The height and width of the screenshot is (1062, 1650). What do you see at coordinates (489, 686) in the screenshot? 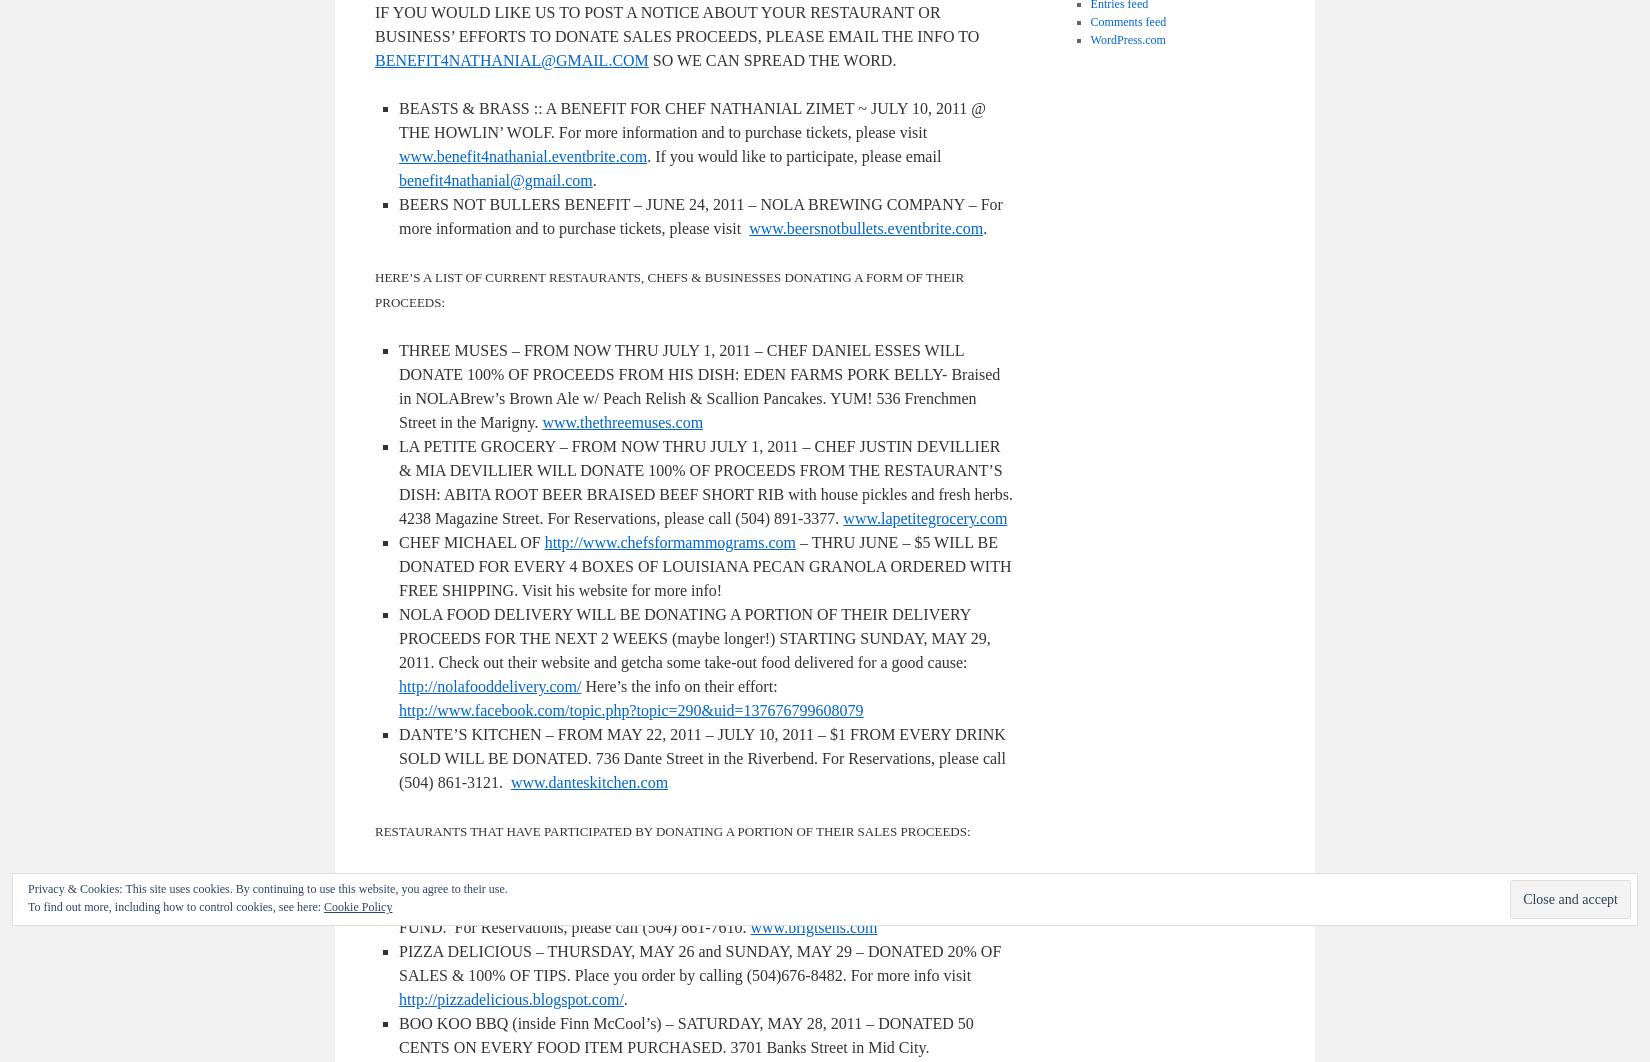
I see `'http://nolafooddelivery.com/'` at bounding box center [489, 686].